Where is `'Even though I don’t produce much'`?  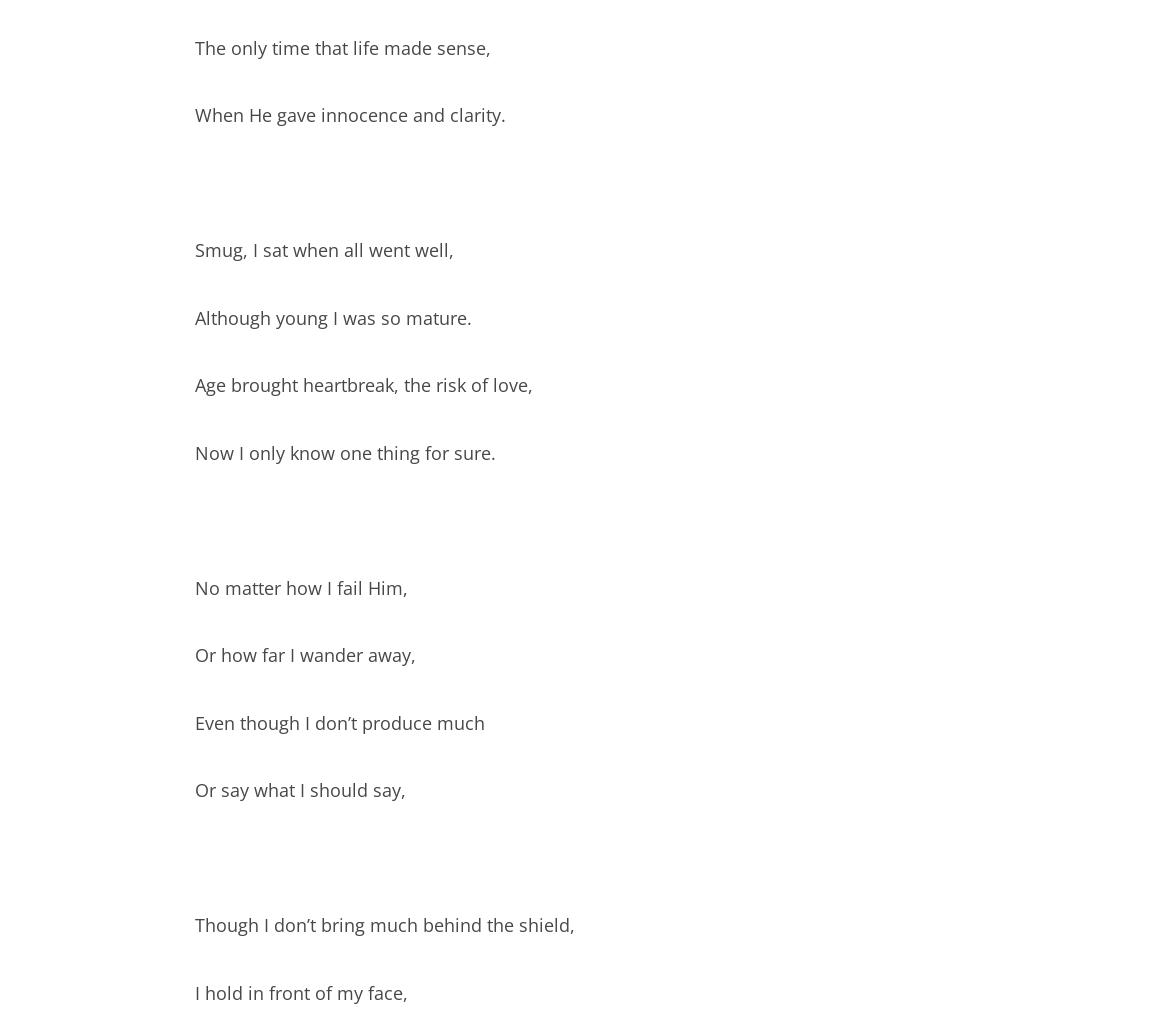
'Even though I don’t produce much' is located at coordinates (340, 720).